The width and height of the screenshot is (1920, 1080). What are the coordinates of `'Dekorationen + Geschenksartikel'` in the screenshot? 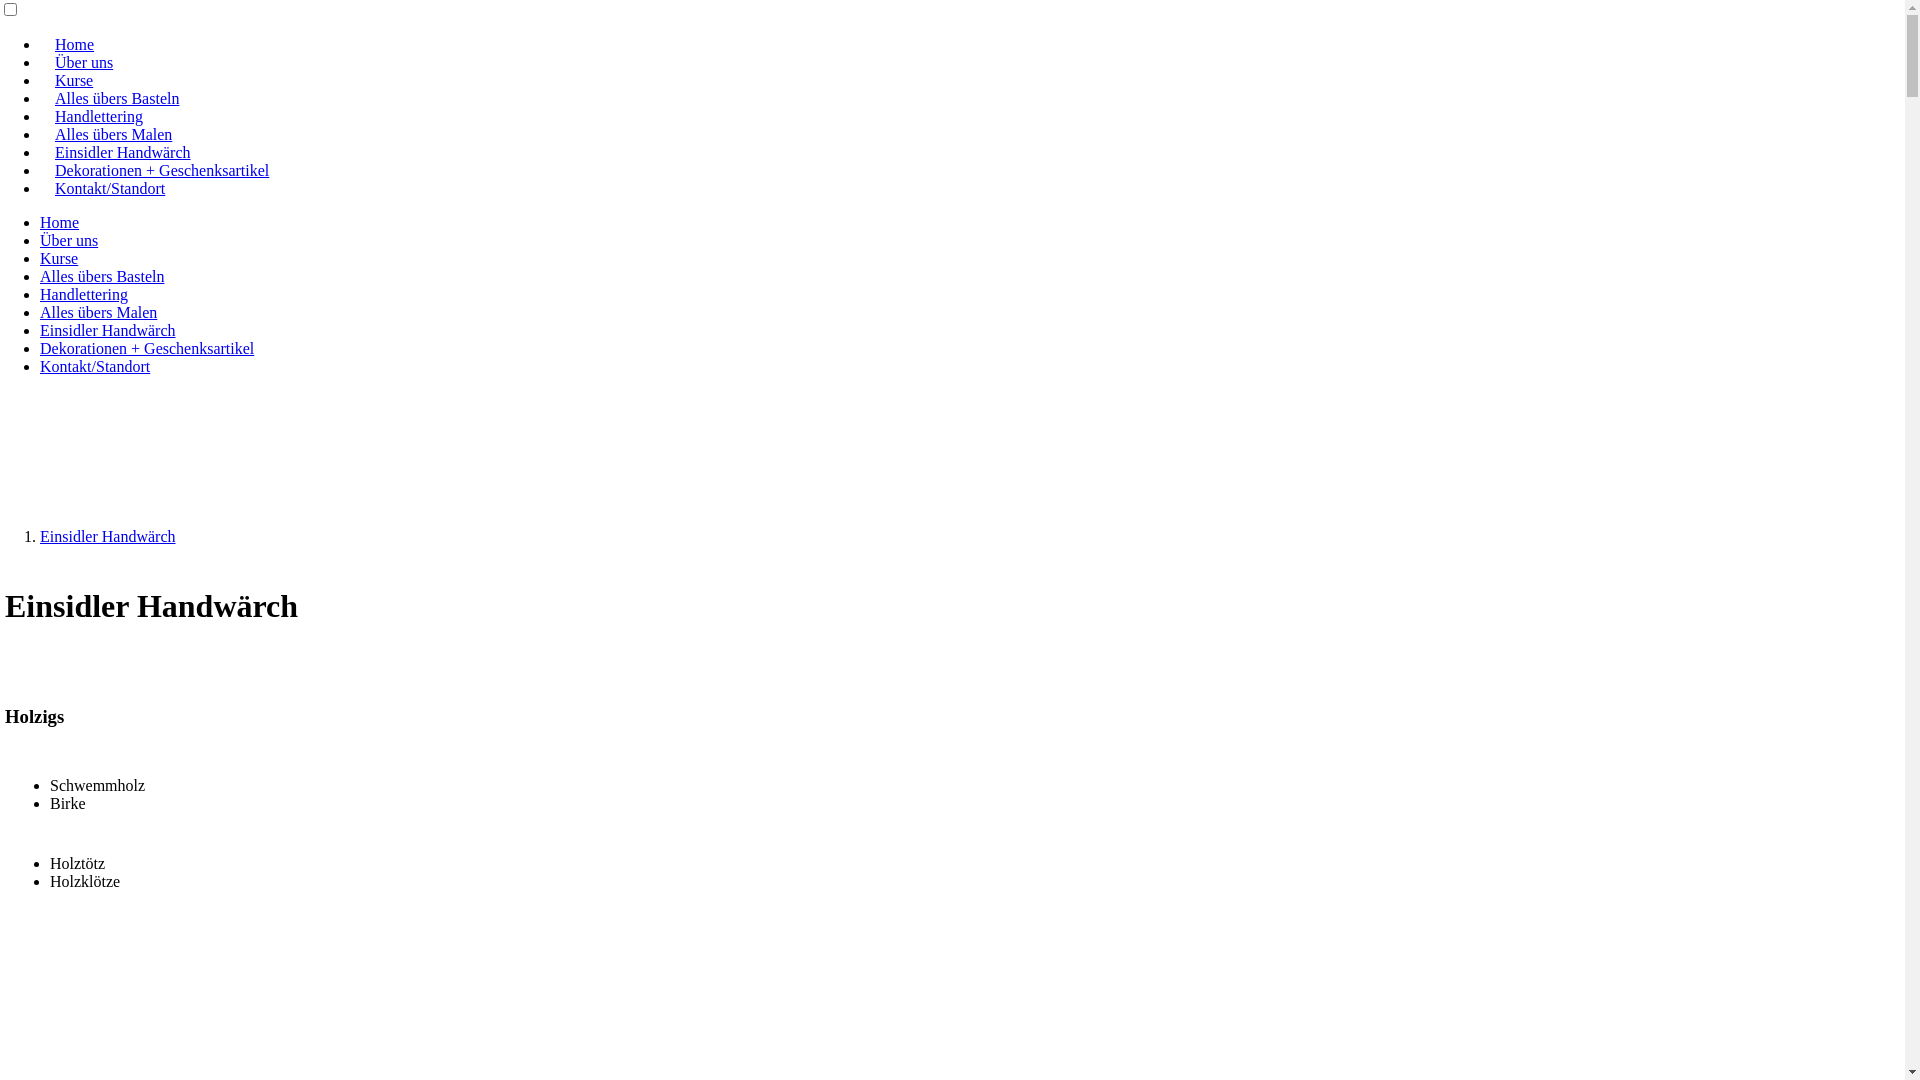 It's located at (39, 169).